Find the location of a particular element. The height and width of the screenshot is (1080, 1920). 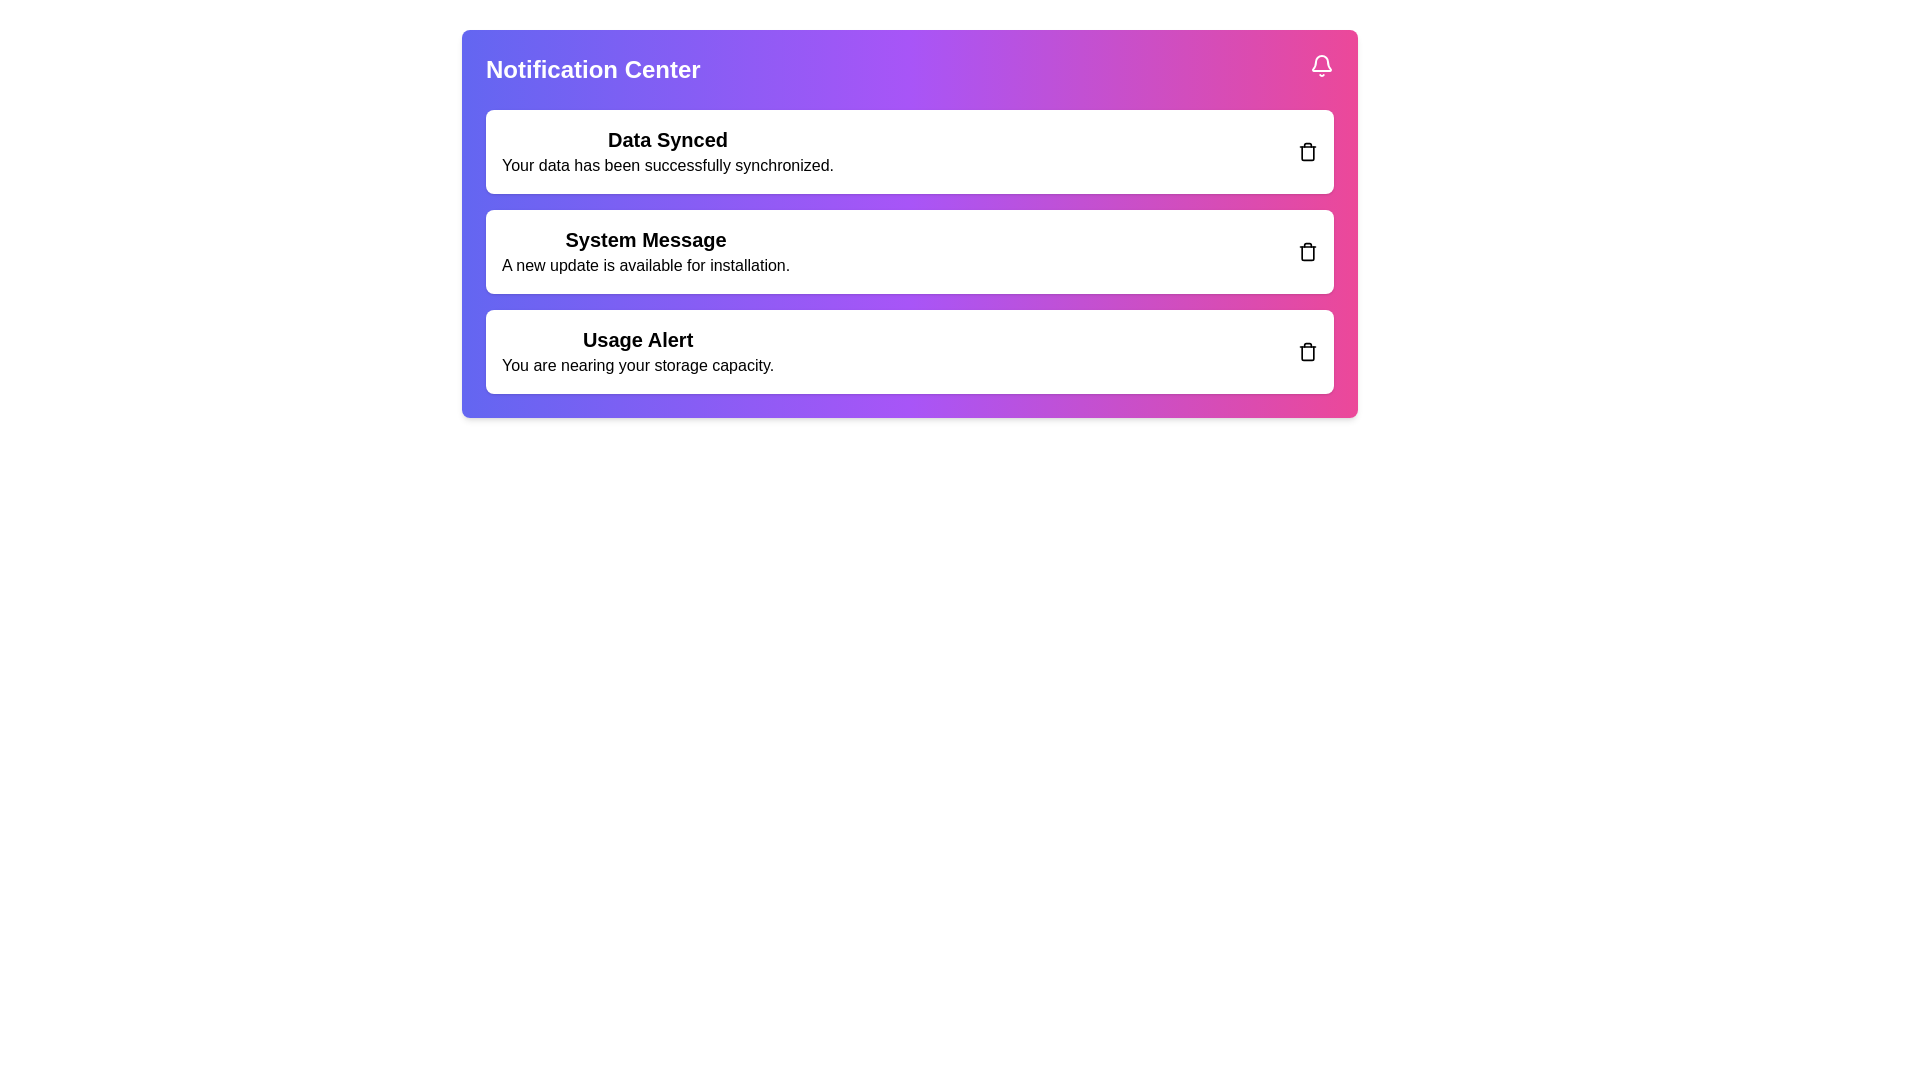

the trash bin icon button located at the right end of the top notification card is located at coordinates (1308, 150).